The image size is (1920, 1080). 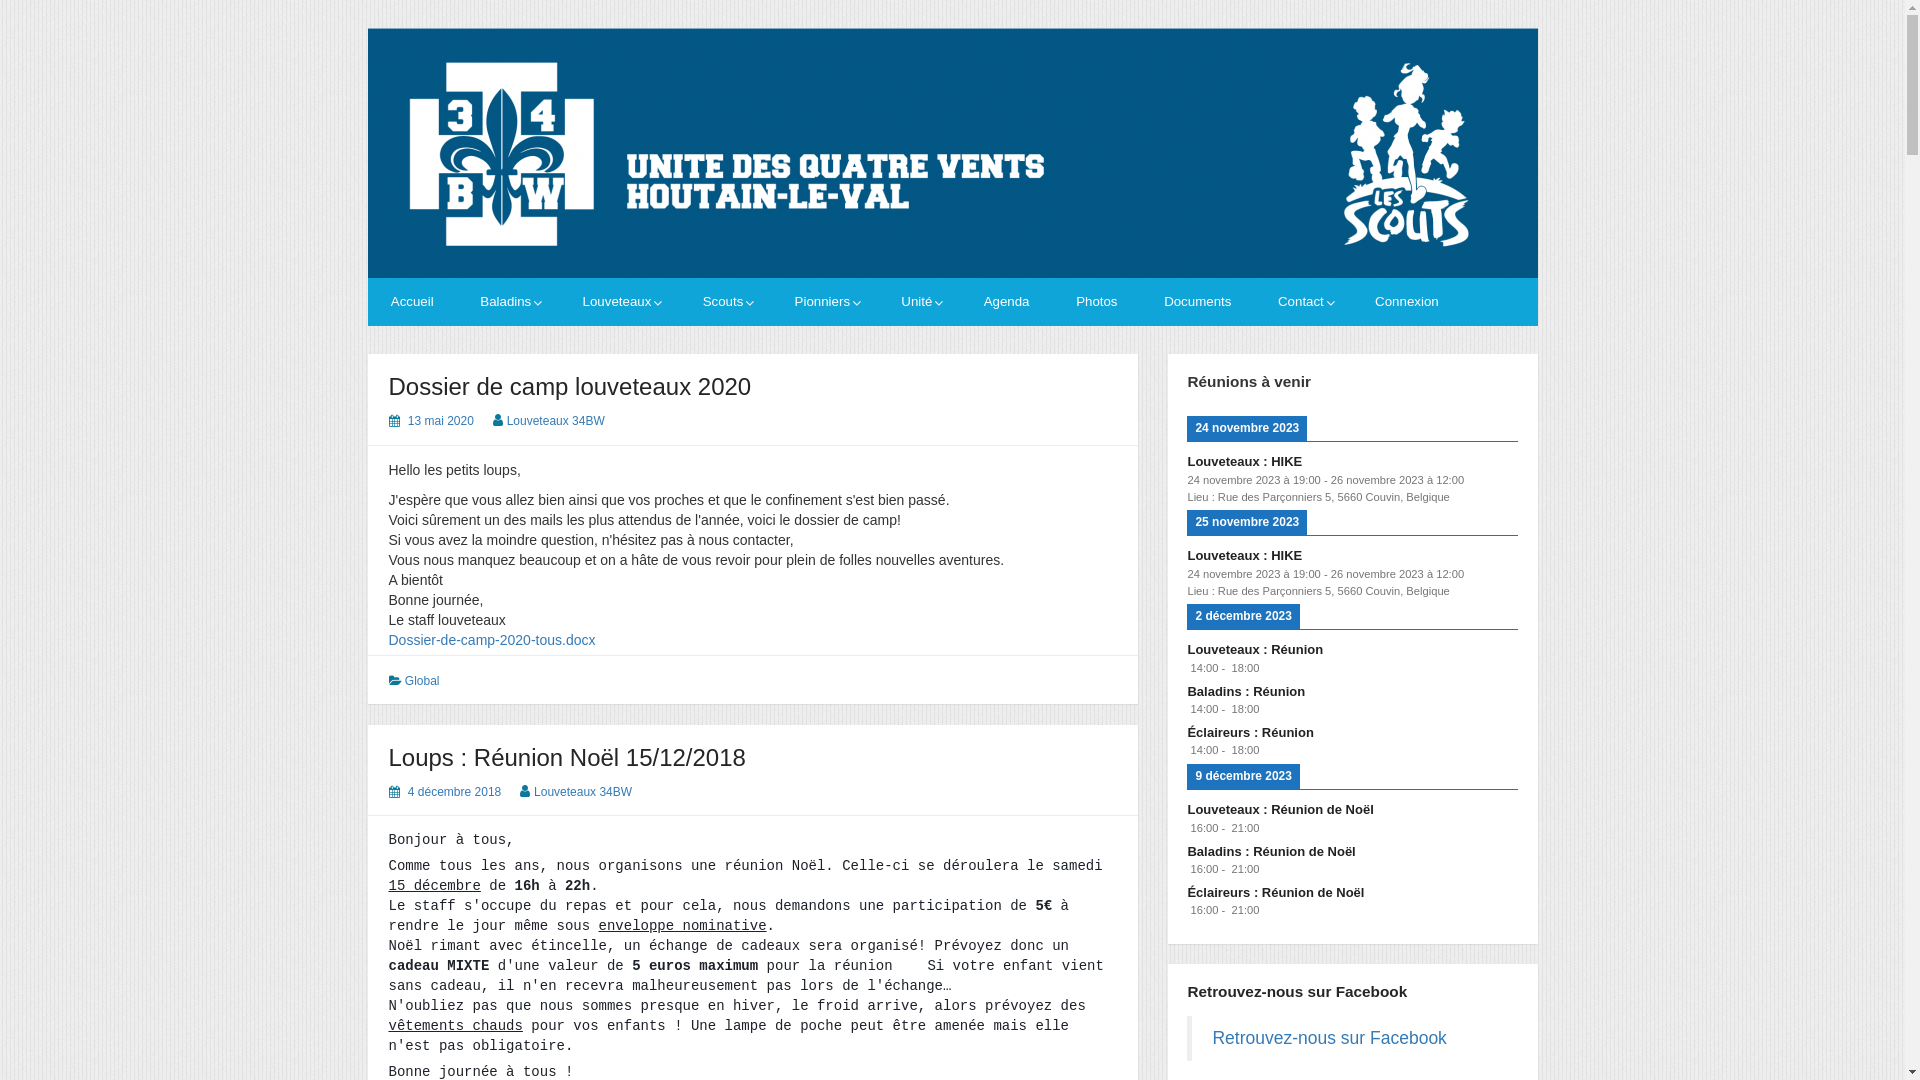 I want to click on 'Dossier-de-camp-2020-tous.docx', so click(x=491, y=640).